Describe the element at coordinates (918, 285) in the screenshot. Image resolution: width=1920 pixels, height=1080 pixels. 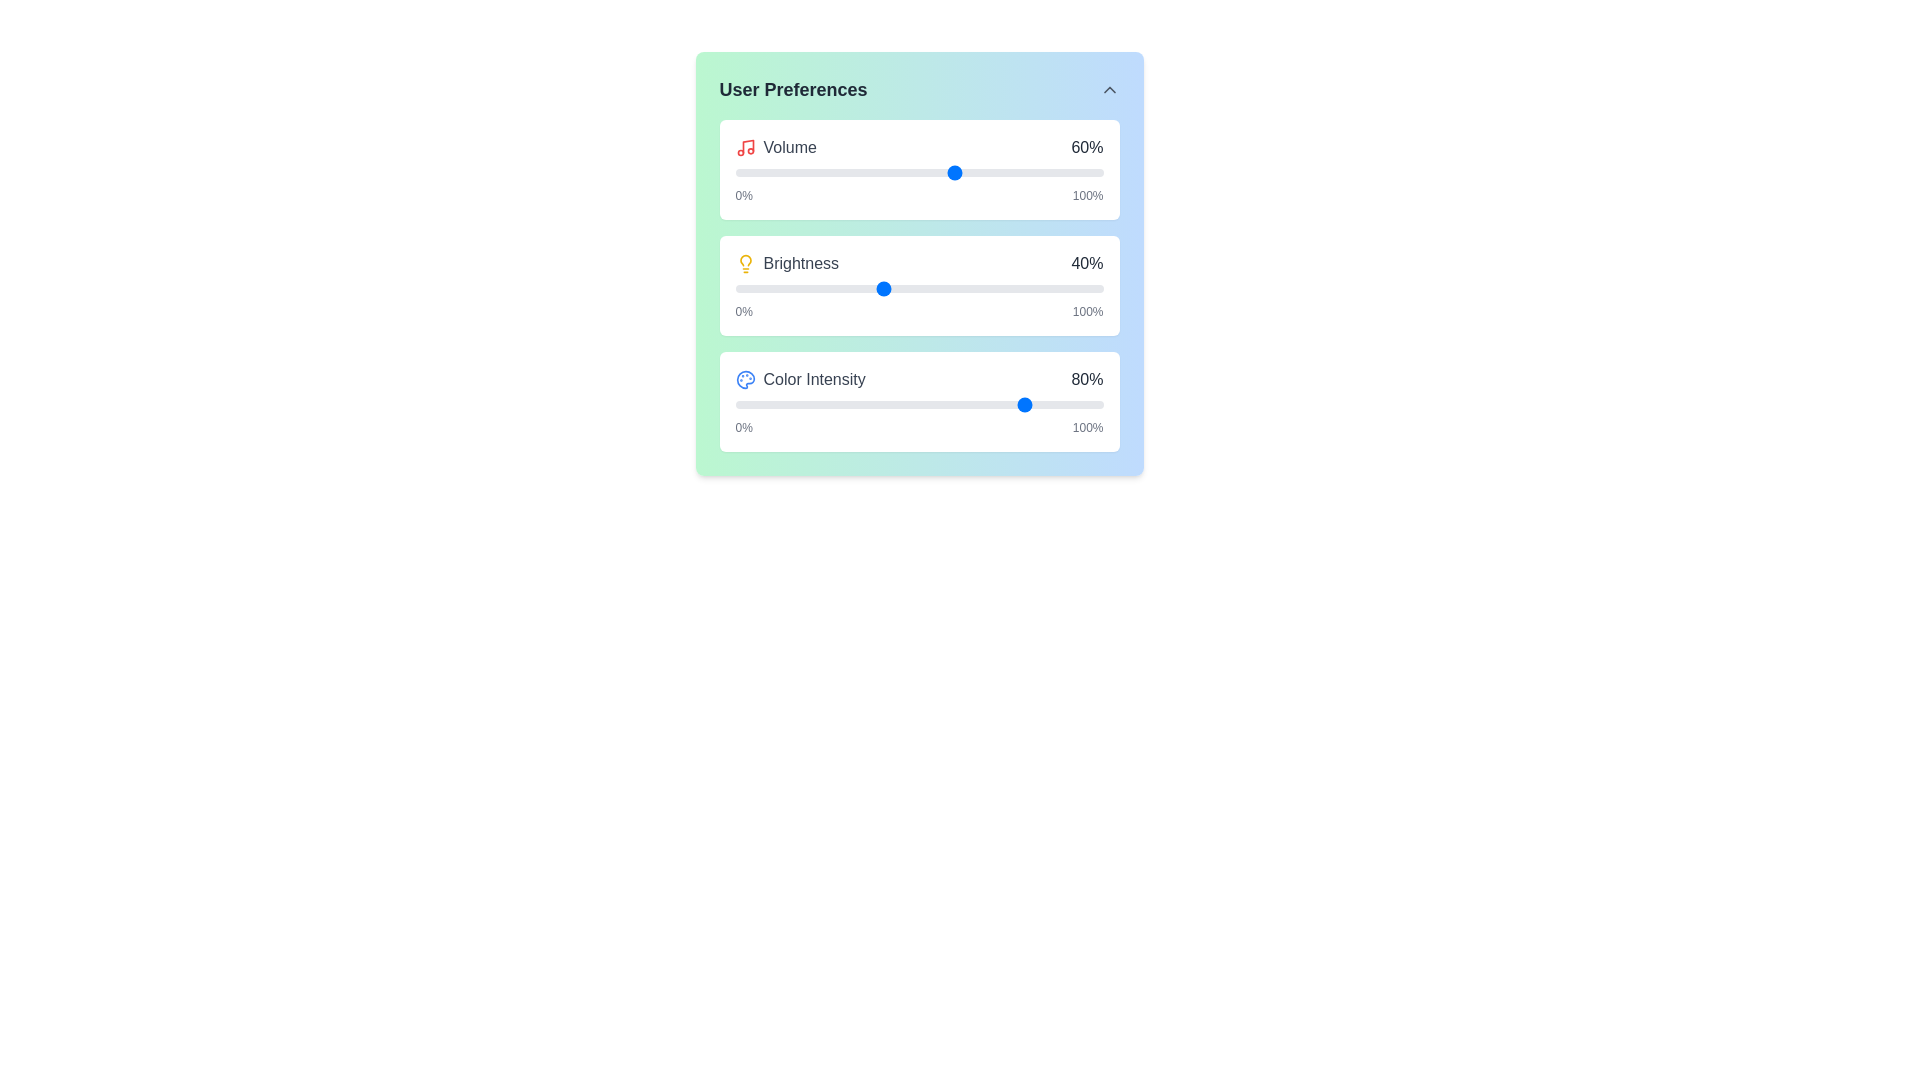
I see `the slider in the 'Brightness' section` at that location.